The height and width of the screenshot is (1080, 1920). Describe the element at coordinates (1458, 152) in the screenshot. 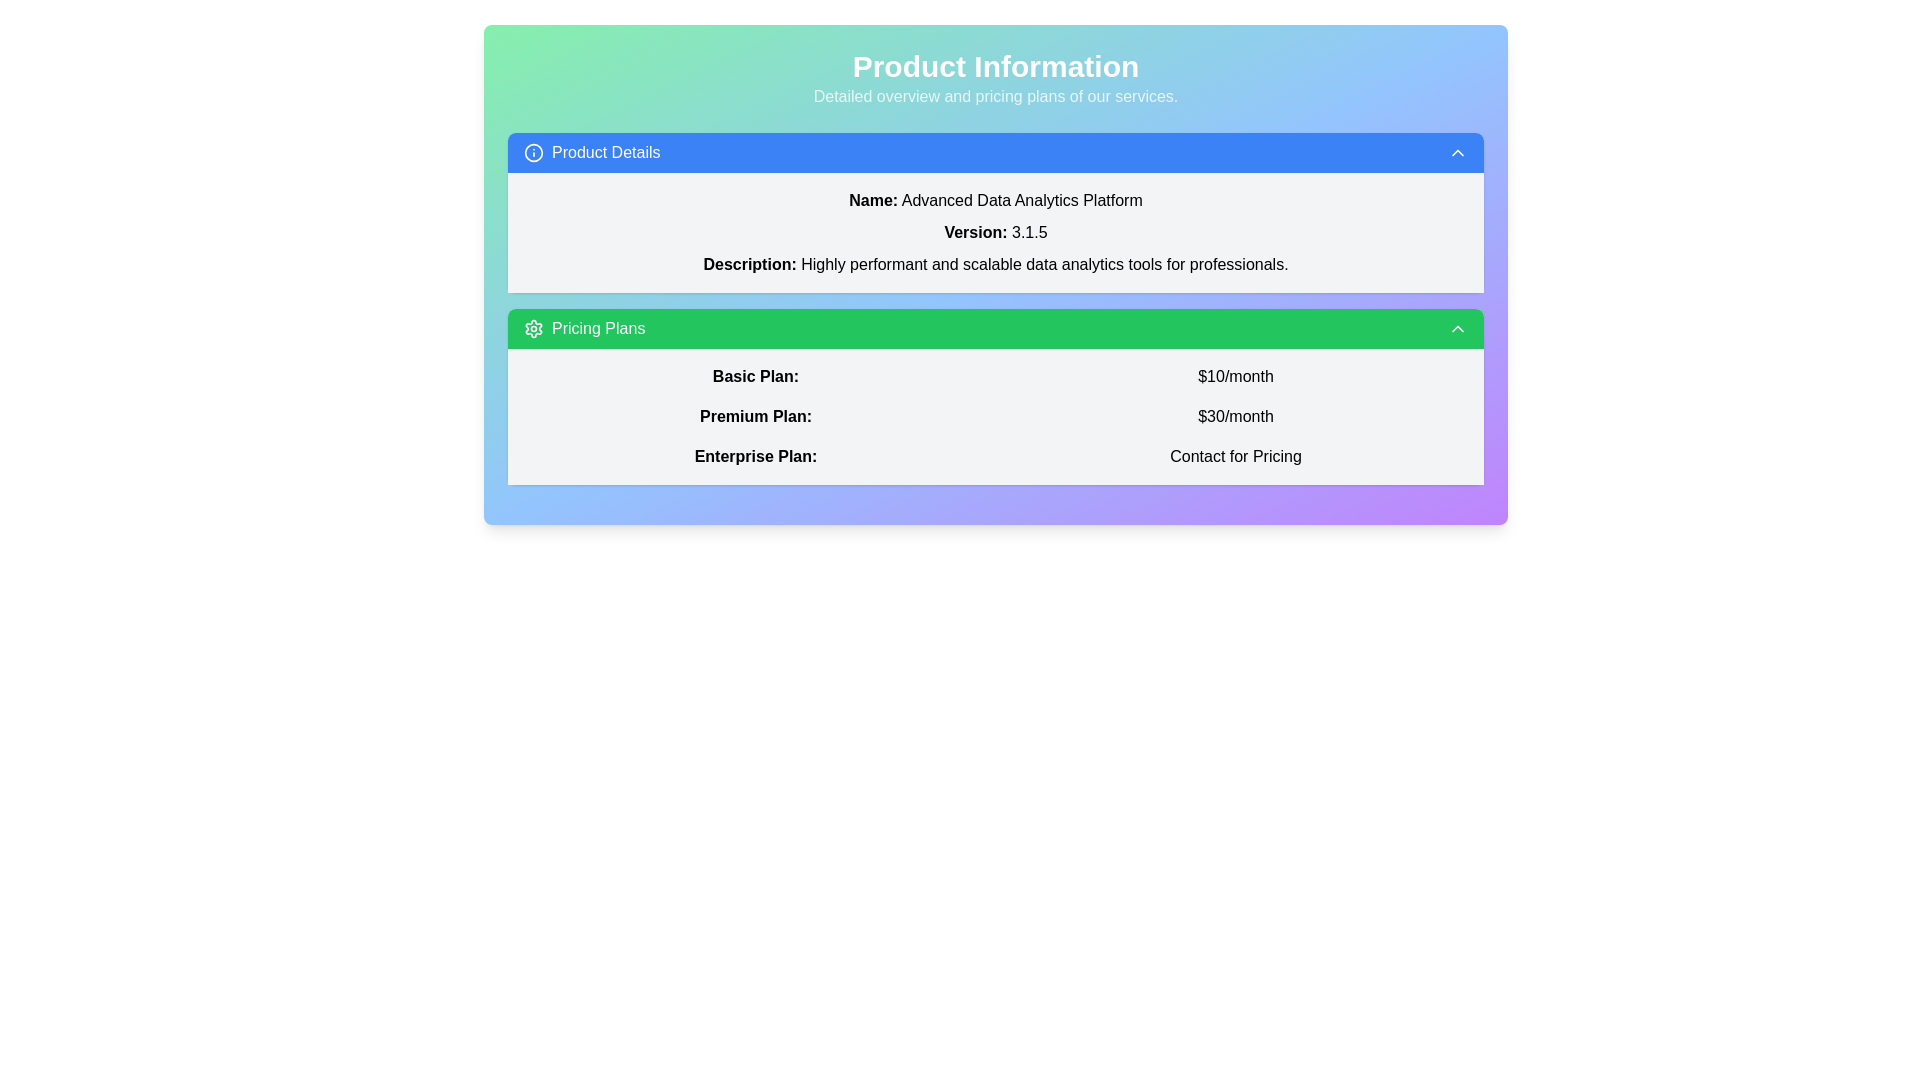

I see `the chevron-up icon button on the far-right side of the 'Product Details' section` at that location.